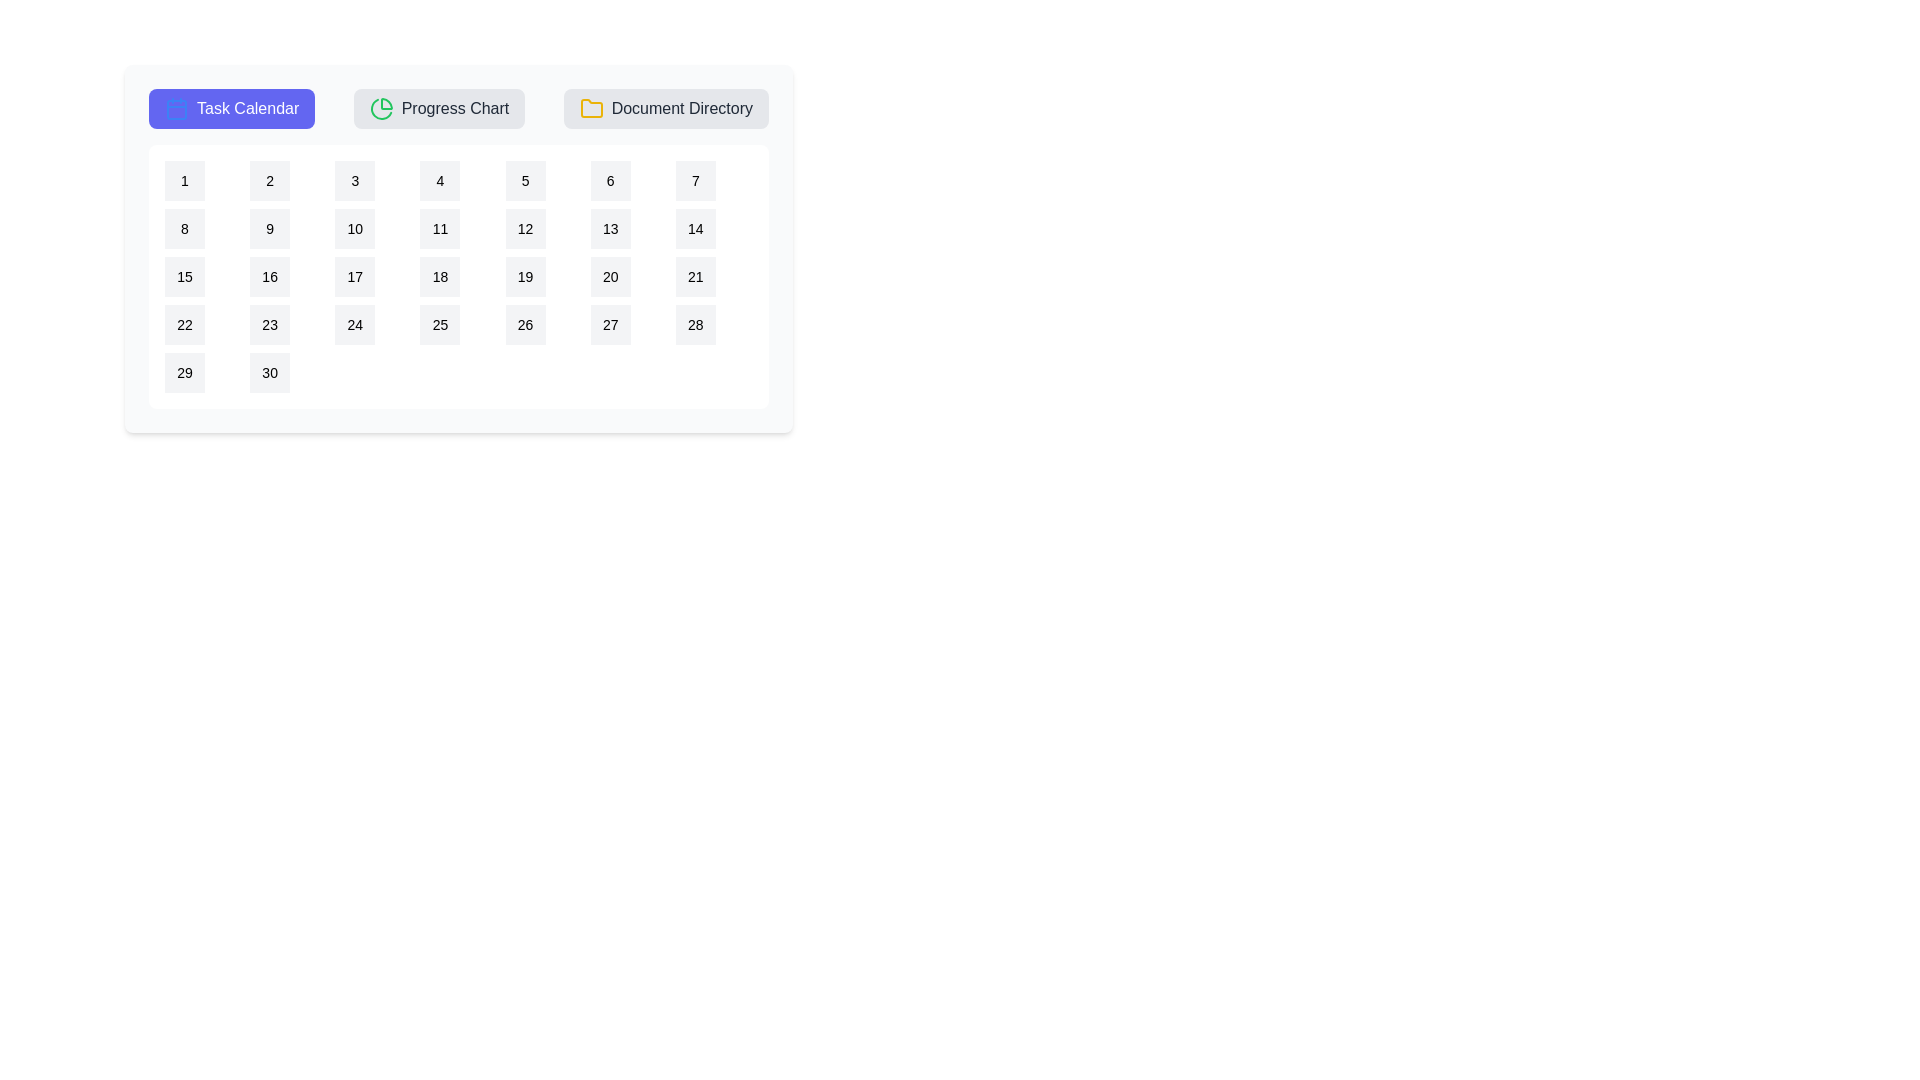  Describe the element at coordinates (355, 227) in the screenshot. I see `the calendar date 10` at that location.